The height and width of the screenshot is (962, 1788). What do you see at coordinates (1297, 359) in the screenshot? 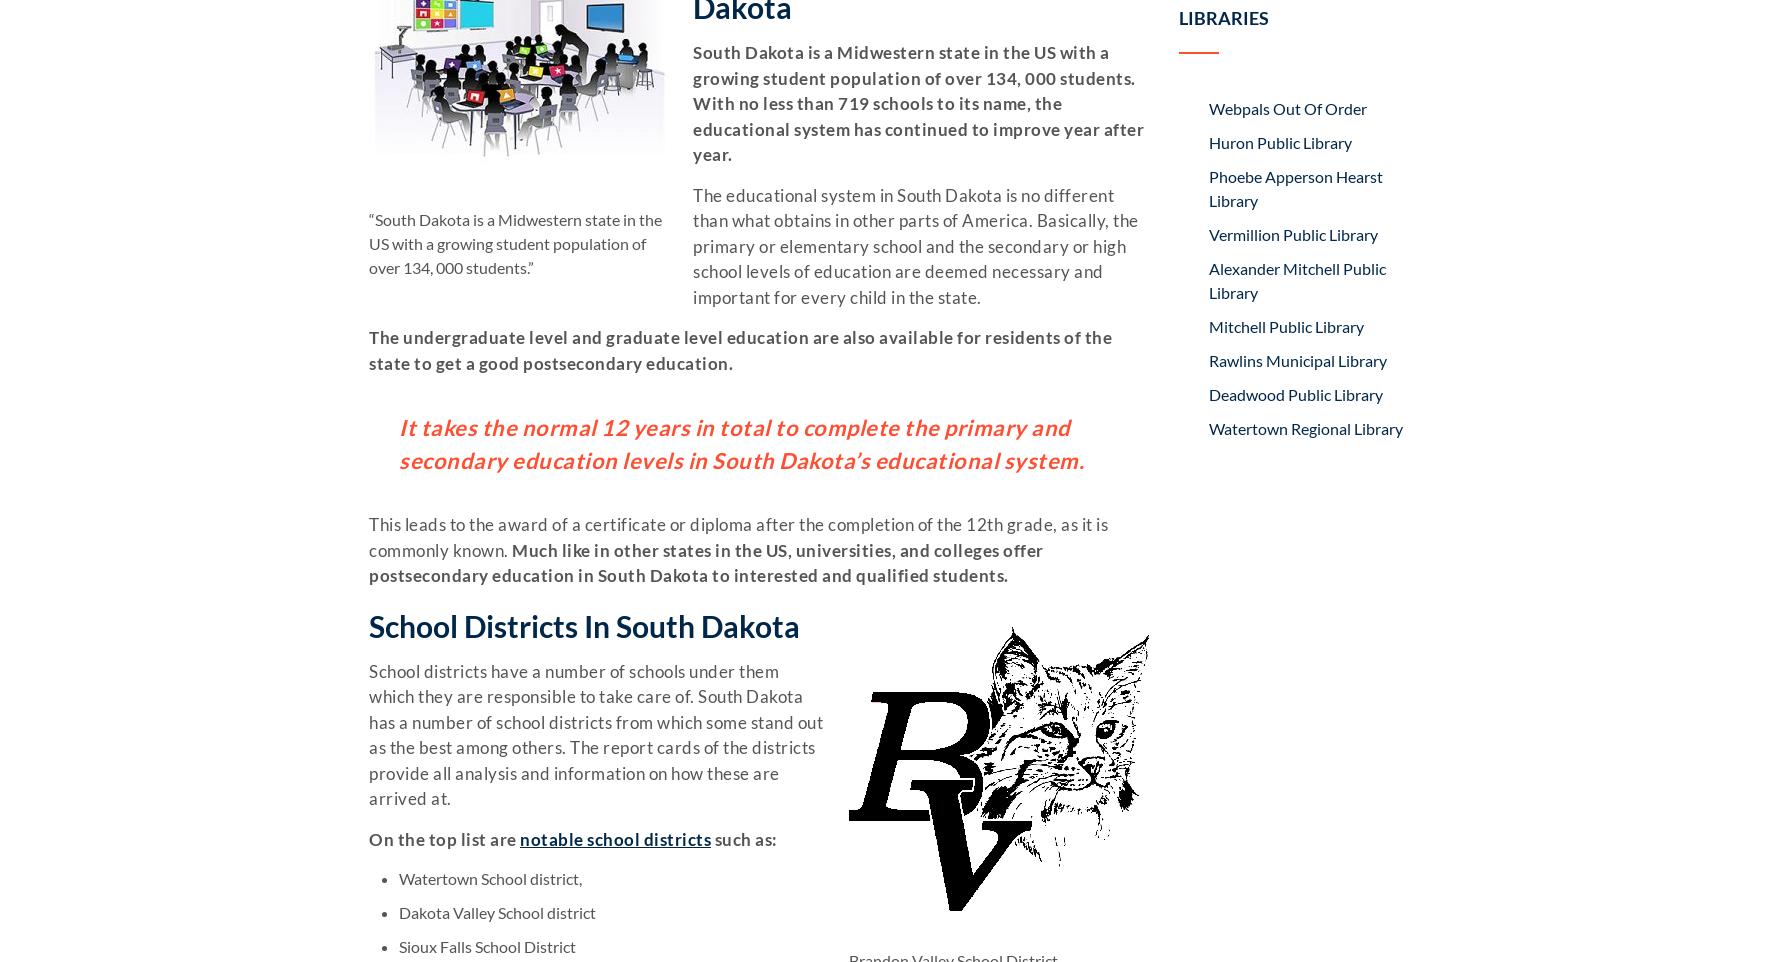
I see `'Rawlins Municipal Library'` at bounding box center [1297, 359].